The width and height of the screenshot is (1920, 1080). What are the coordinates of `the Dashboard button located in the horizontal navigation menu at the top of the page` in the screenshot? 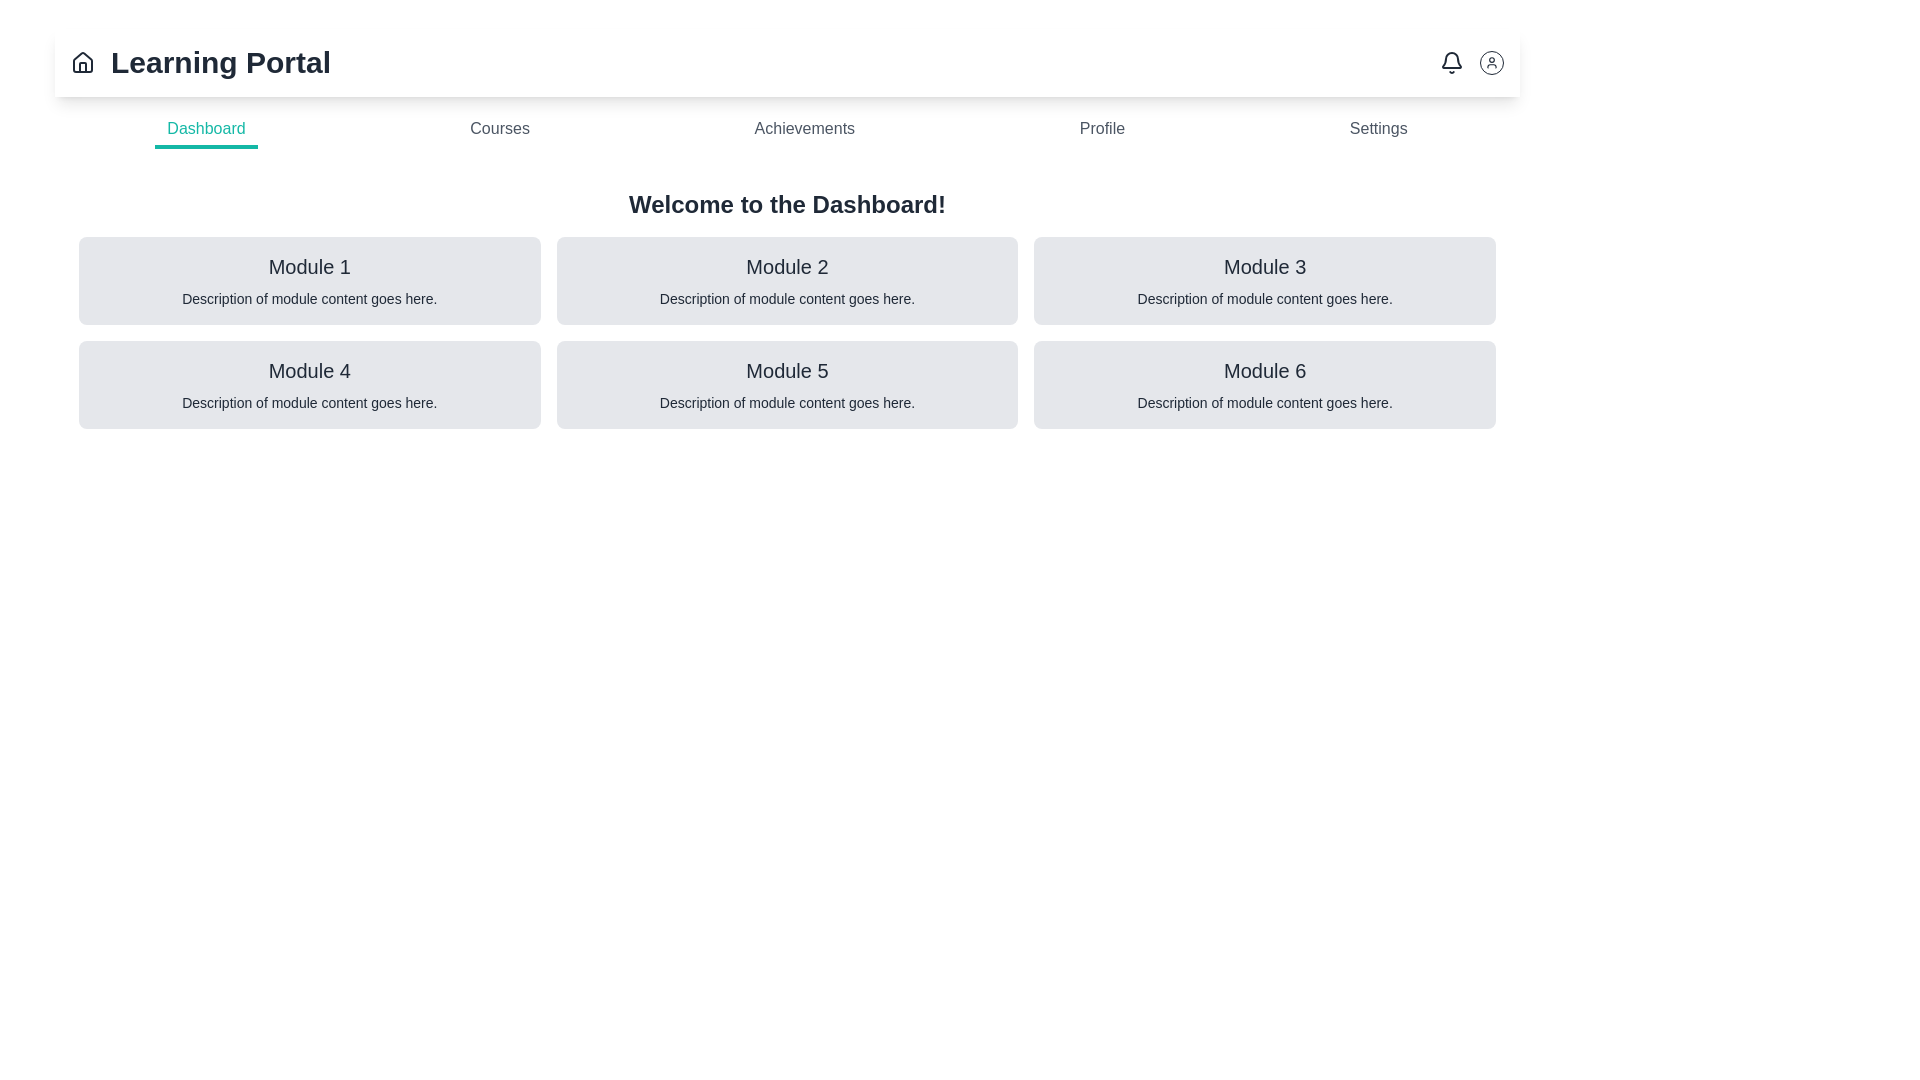 It's located at (206, 131).